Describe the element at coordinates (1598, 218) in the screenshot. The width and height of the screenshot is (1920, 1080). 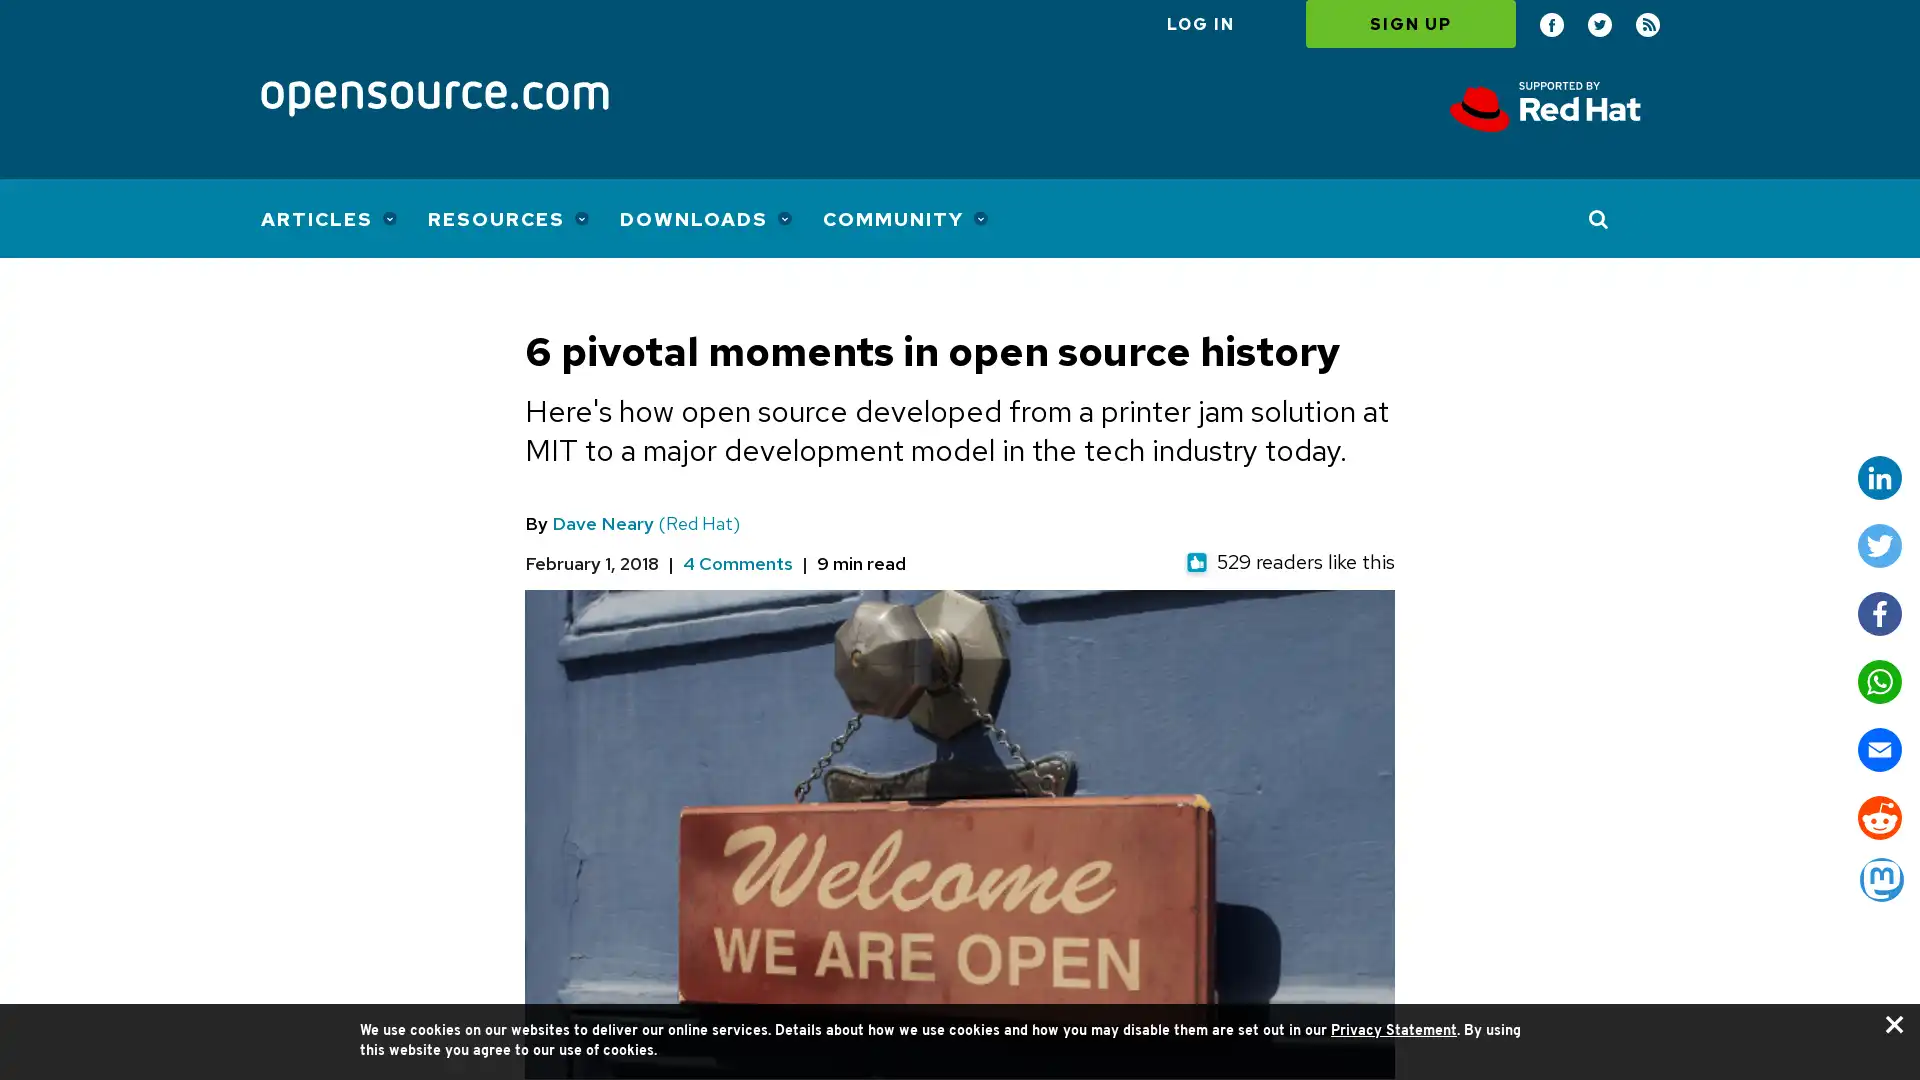
I see `Toggle Search` at that location.